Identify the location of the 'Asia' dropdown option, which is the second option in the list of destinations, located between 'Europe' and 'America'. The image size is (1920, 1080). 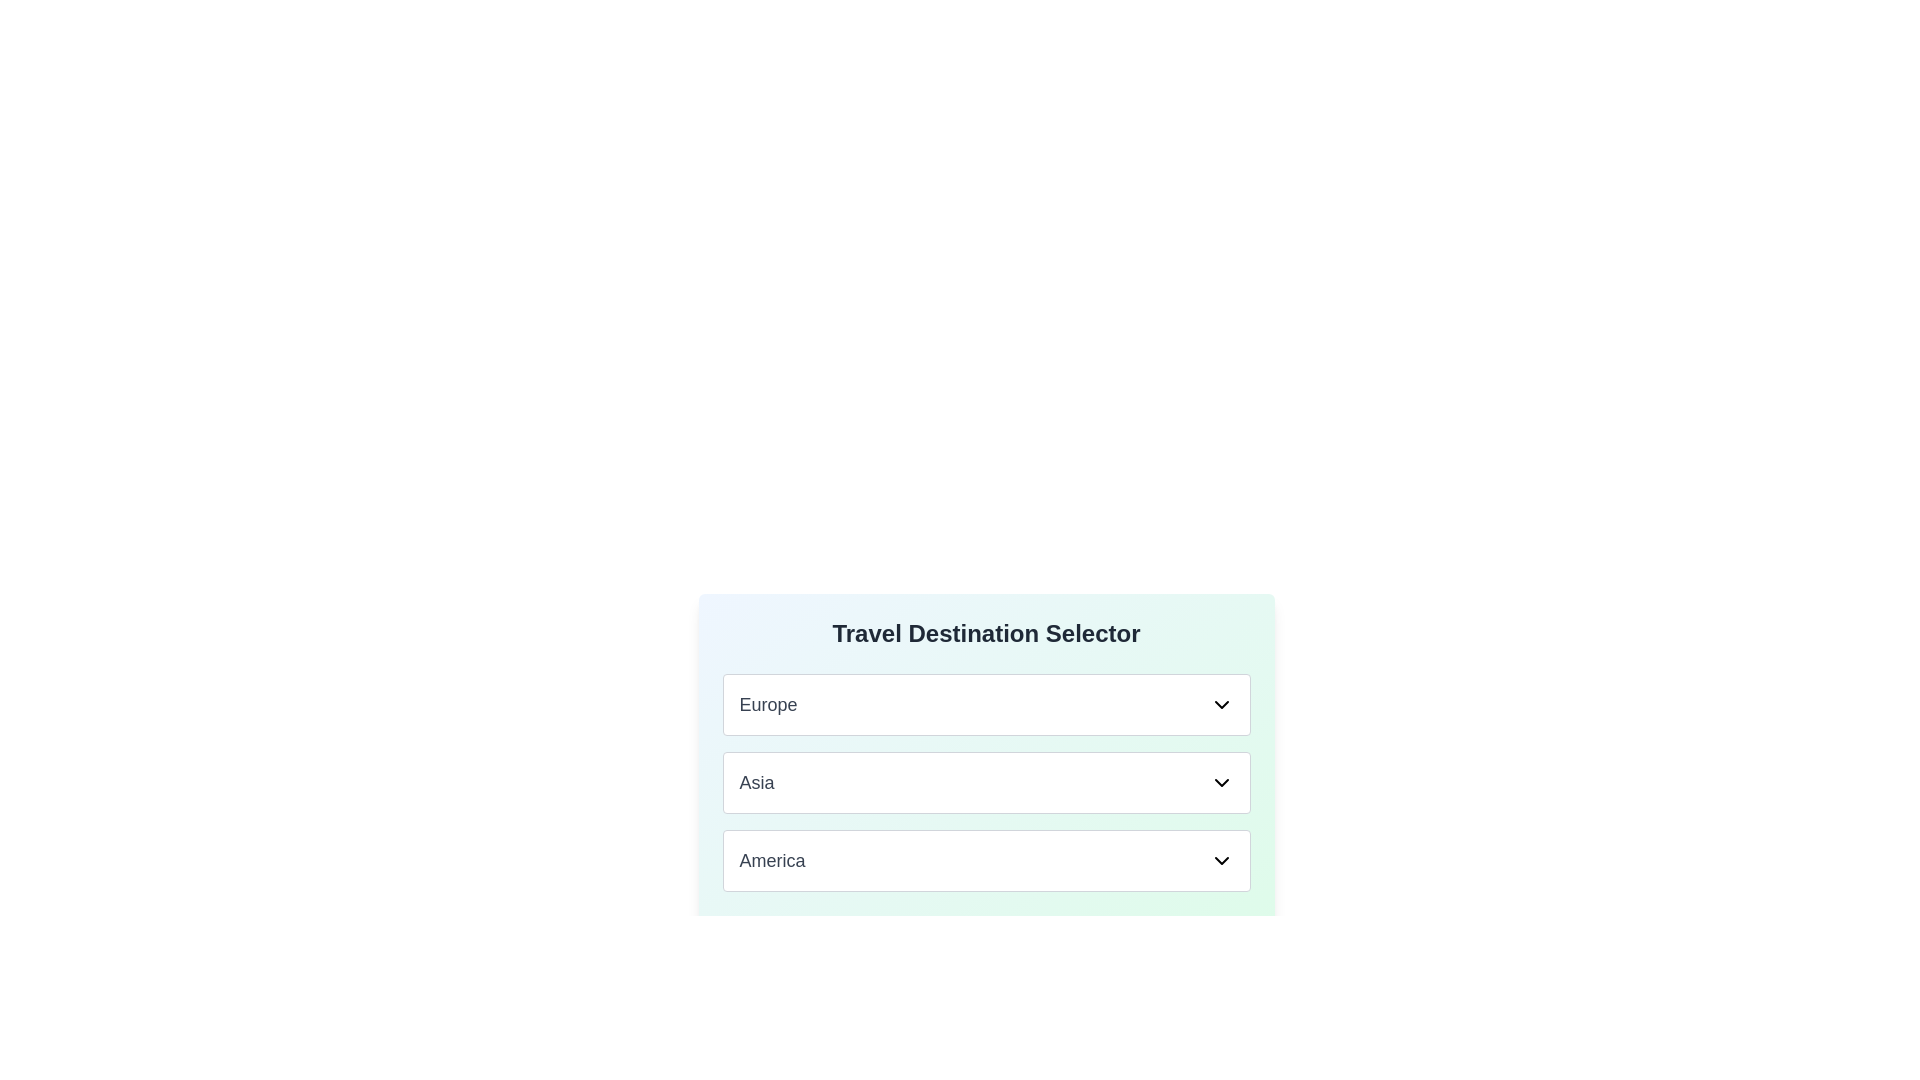
(986, 782).